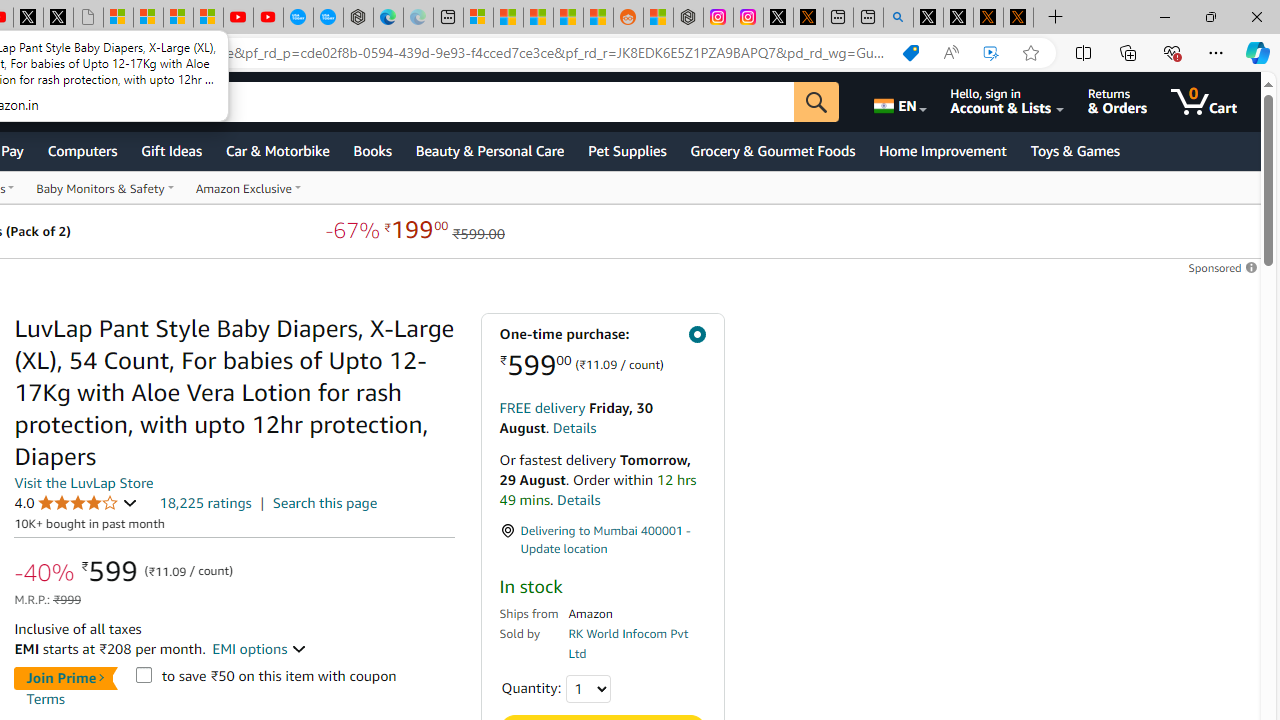  I want to click on 'Profile / X', so click(927, 17).